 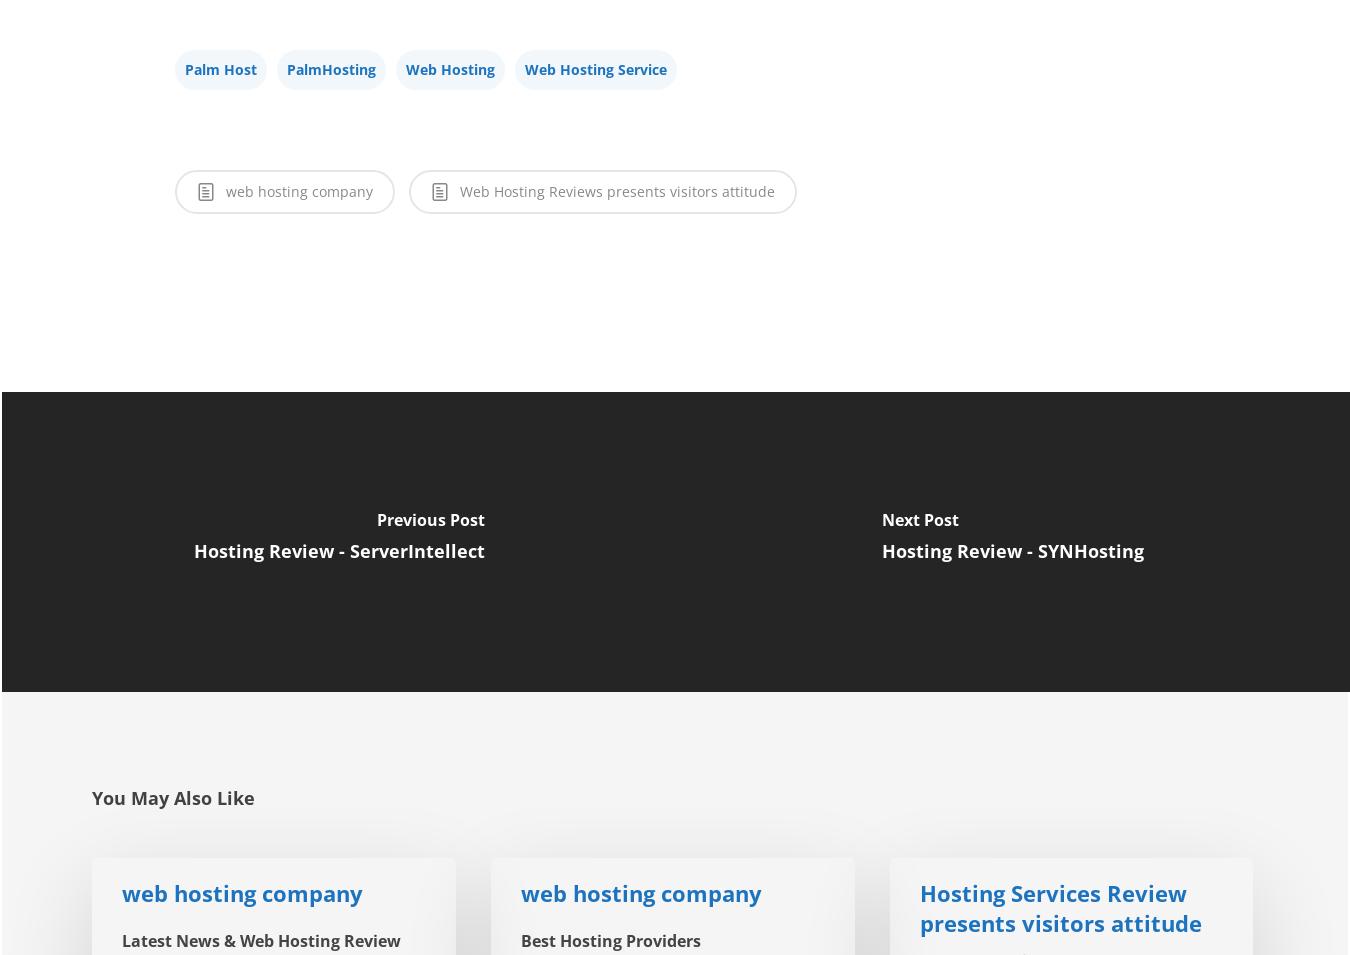 What do you see at coordinates (596, 67) in the screenshot?
I see `'Web Hosting Service'` at bounding box center [596, 67].